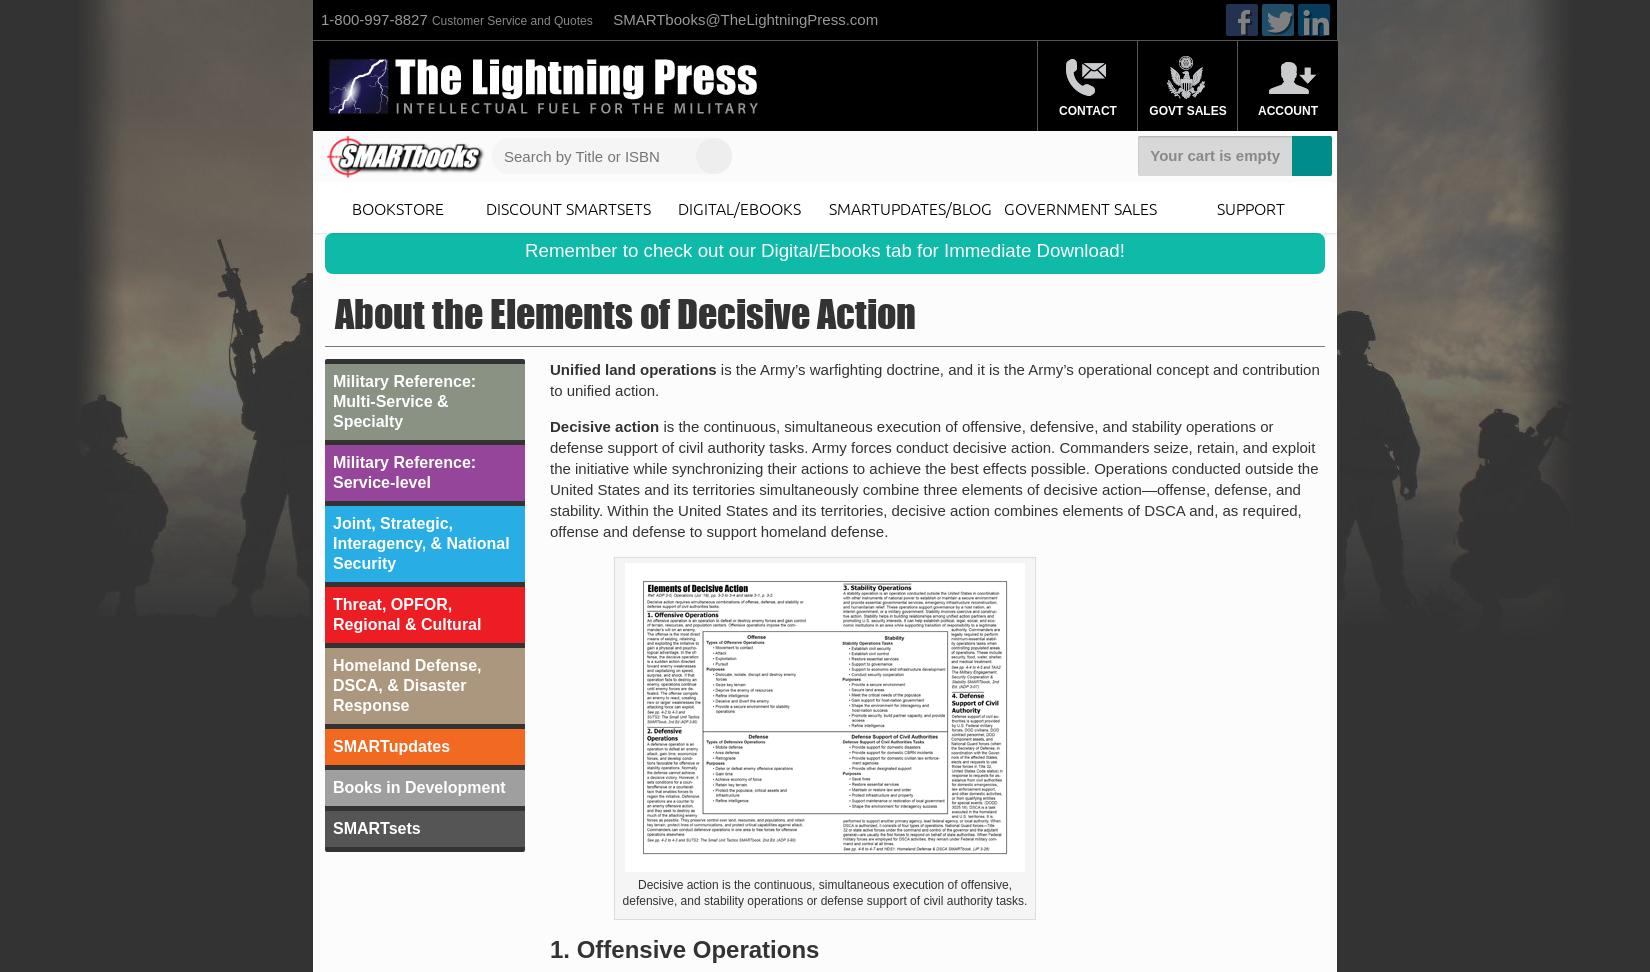 This screenshot has height=972, width=1650. What do you see at coordinates (934, 478) in the screenshot?
I see `'is the continuous, simultaneous execution of offensive, defensive, and stability operations or defense support of civil authority tasks. Army forces conduct decisive action. Commanders seize, retain, and exploit the initiative while synchronizing their actions to achieve the best effects possible. Operations conducted outside the United States and its territories simultaneously combine three elements of decisive action—offense, defense, and stability. Within the United States and its territories, decisive action combines elements of DSCA and, as required, offense and defense to support homeland defense.'` at bounding box center [934, 478].